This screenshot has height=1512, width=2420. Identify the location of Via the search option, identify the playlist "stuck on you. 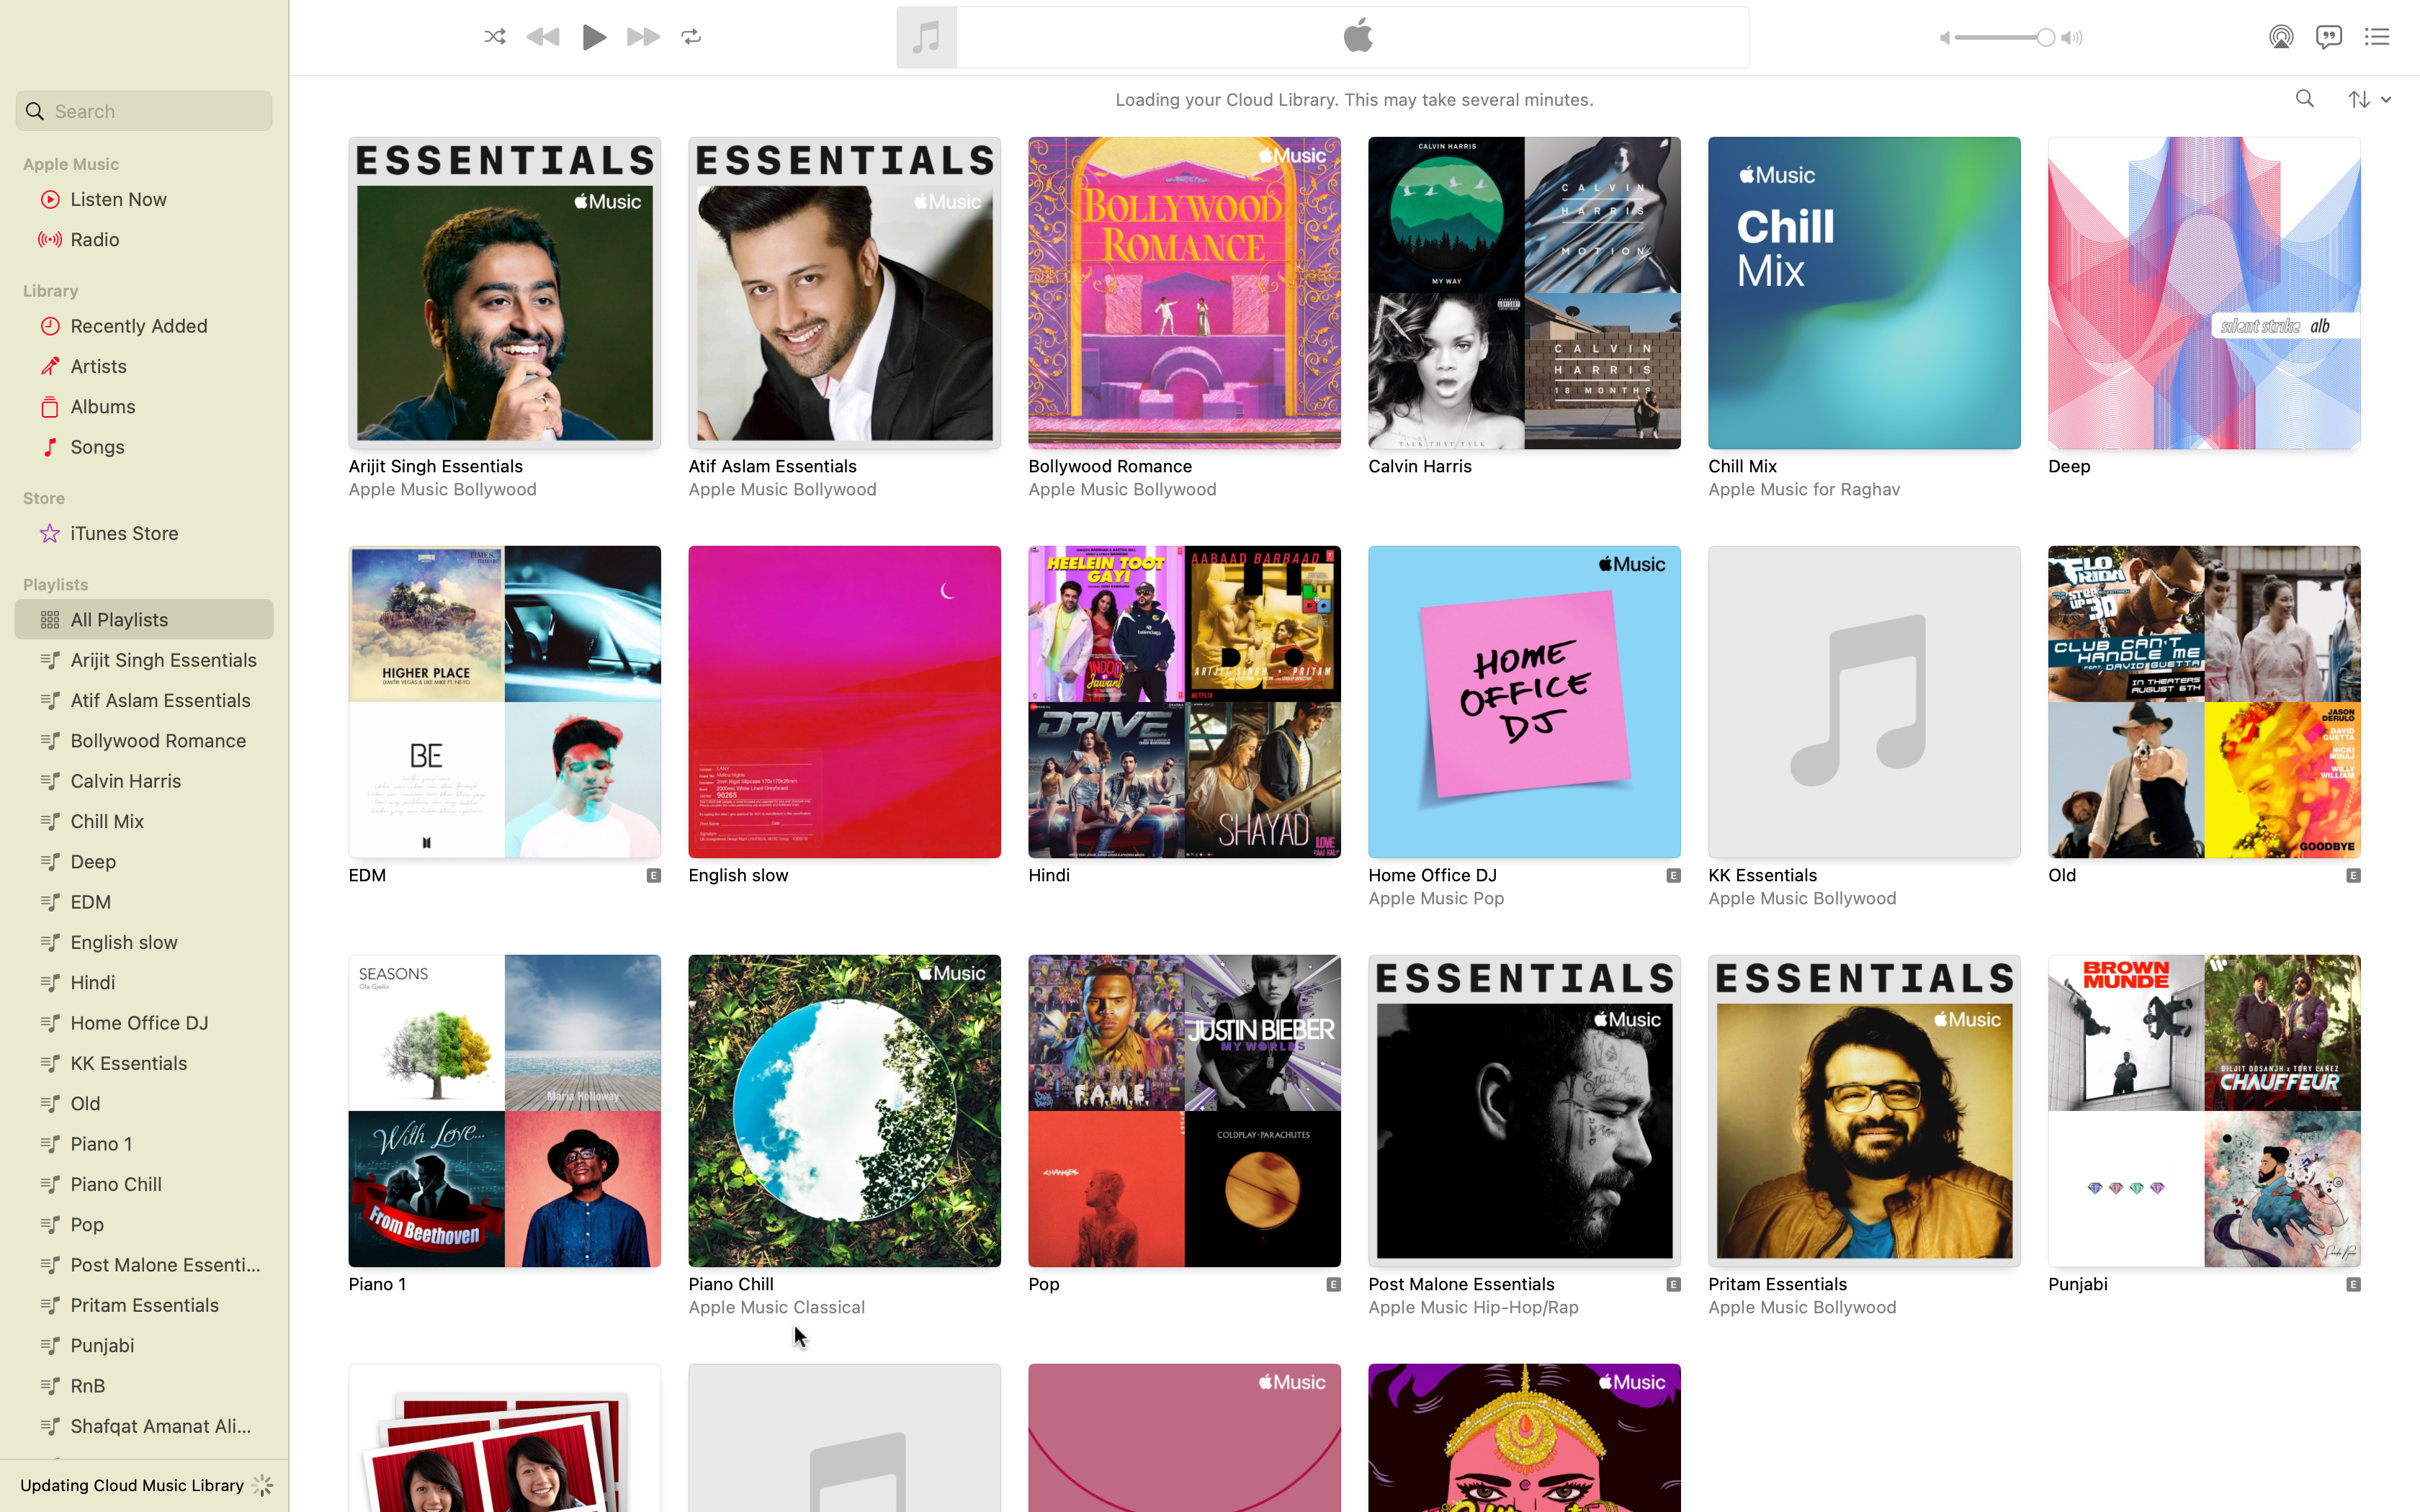
(141, 111).